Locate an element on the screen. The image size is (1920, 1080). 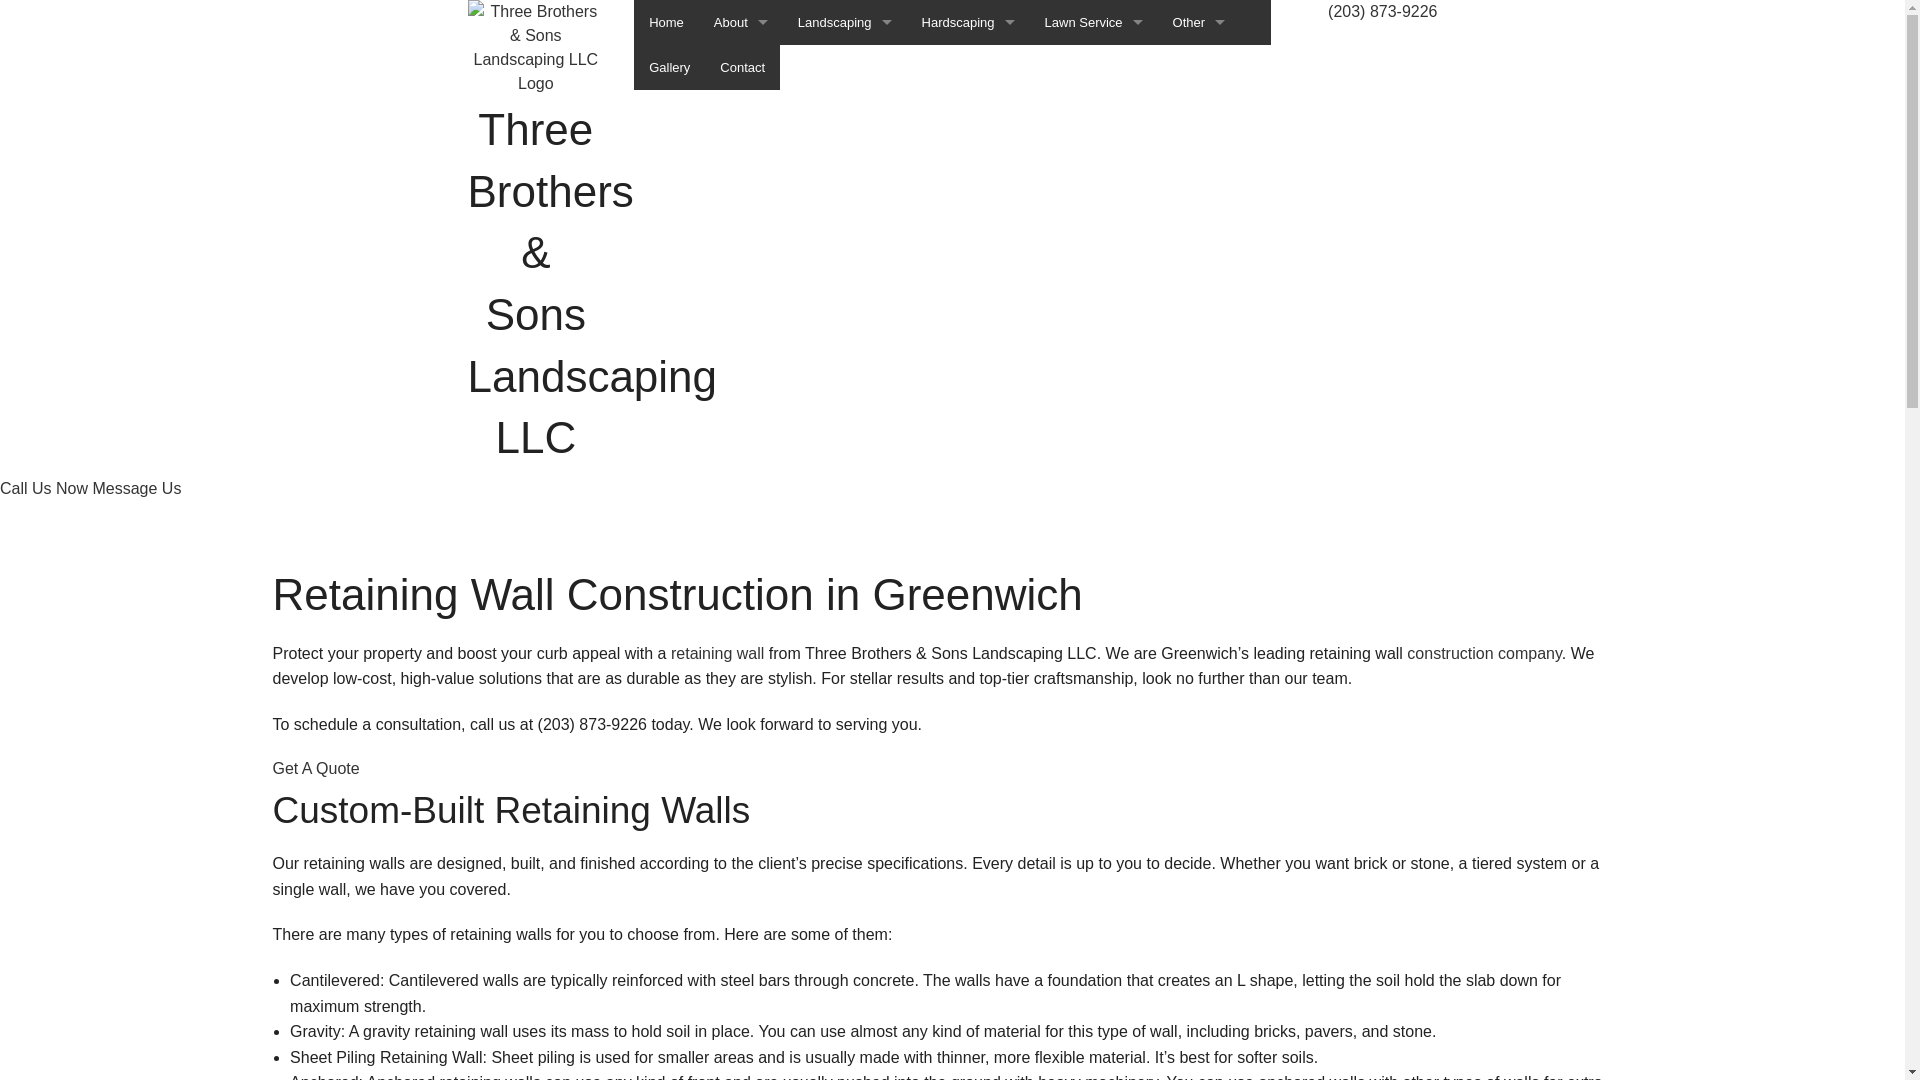
'Message Us' is located at coordinates (135, 488).